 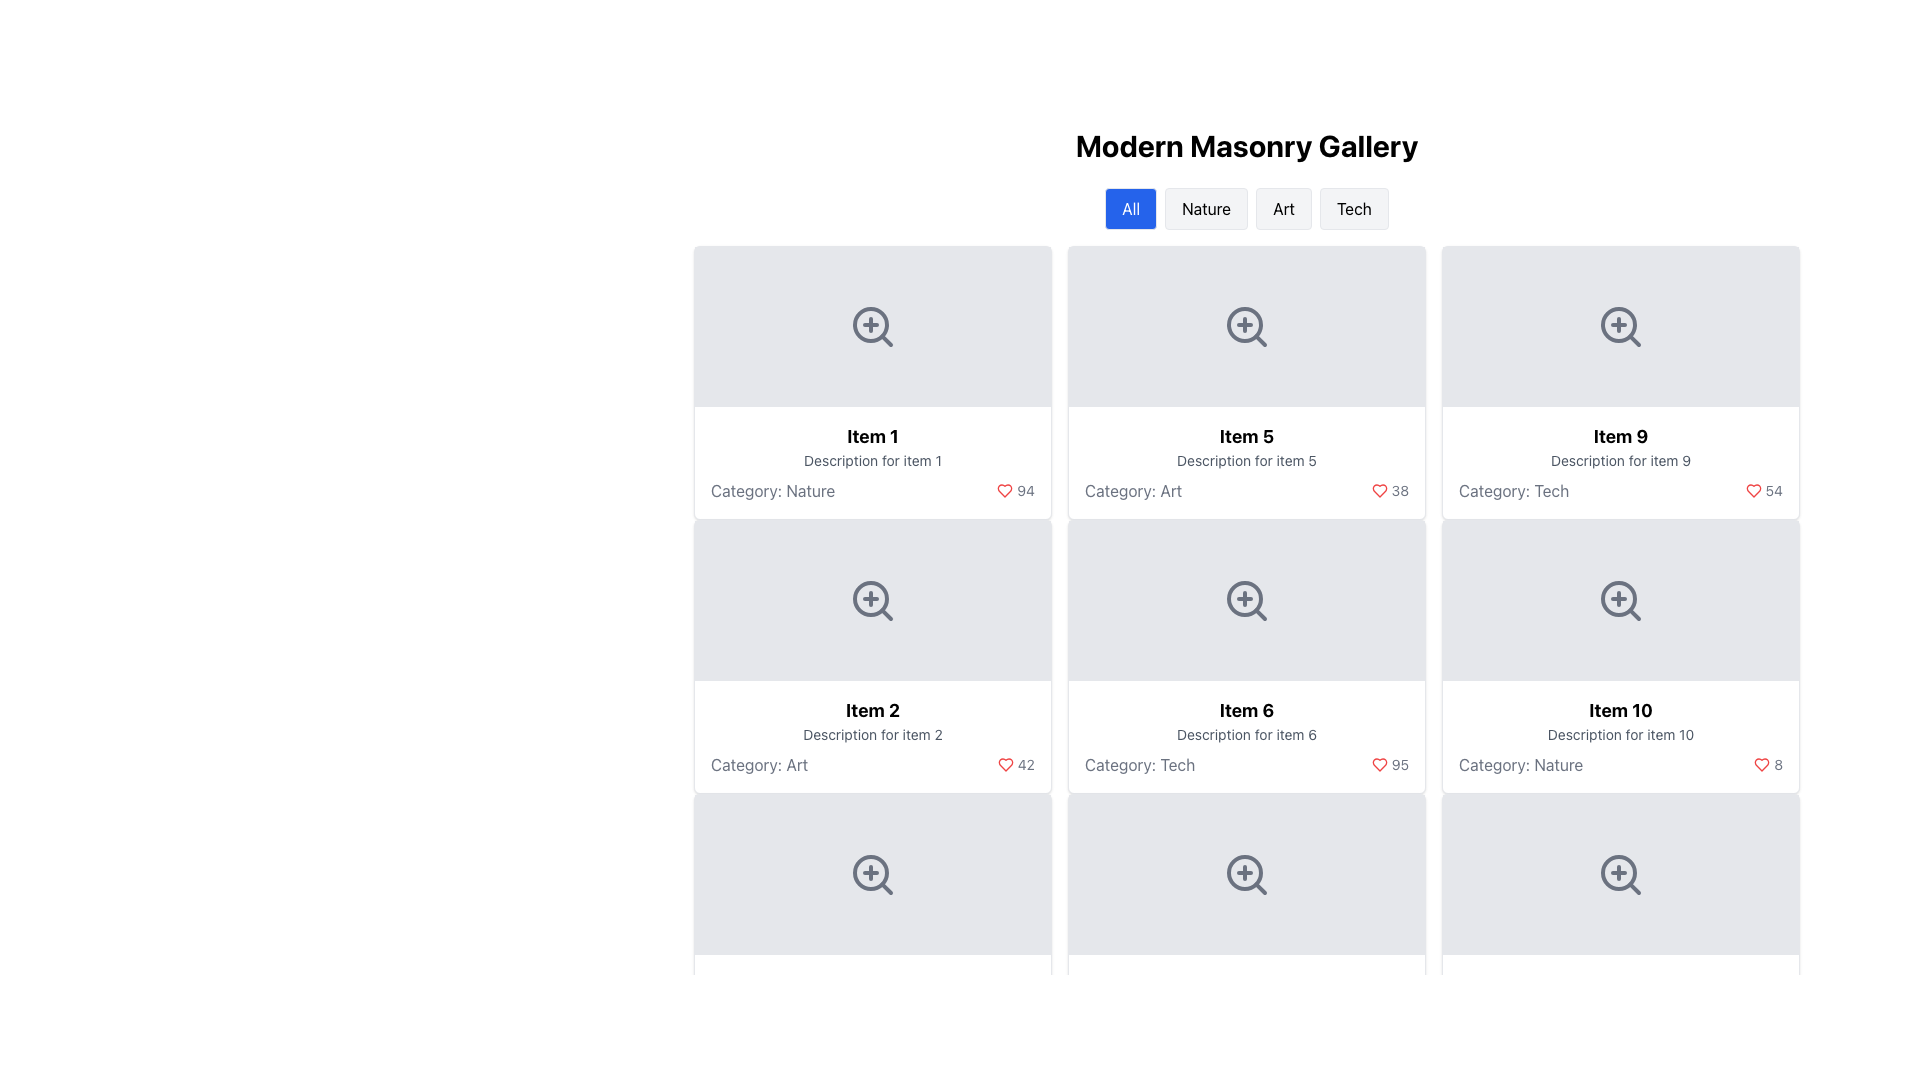 I want to click on the Informative bar indicating the category 'Nature' and number of likes '94', located at the bottom section of the product card titled 'Item 1', so click(x=873, y=490).